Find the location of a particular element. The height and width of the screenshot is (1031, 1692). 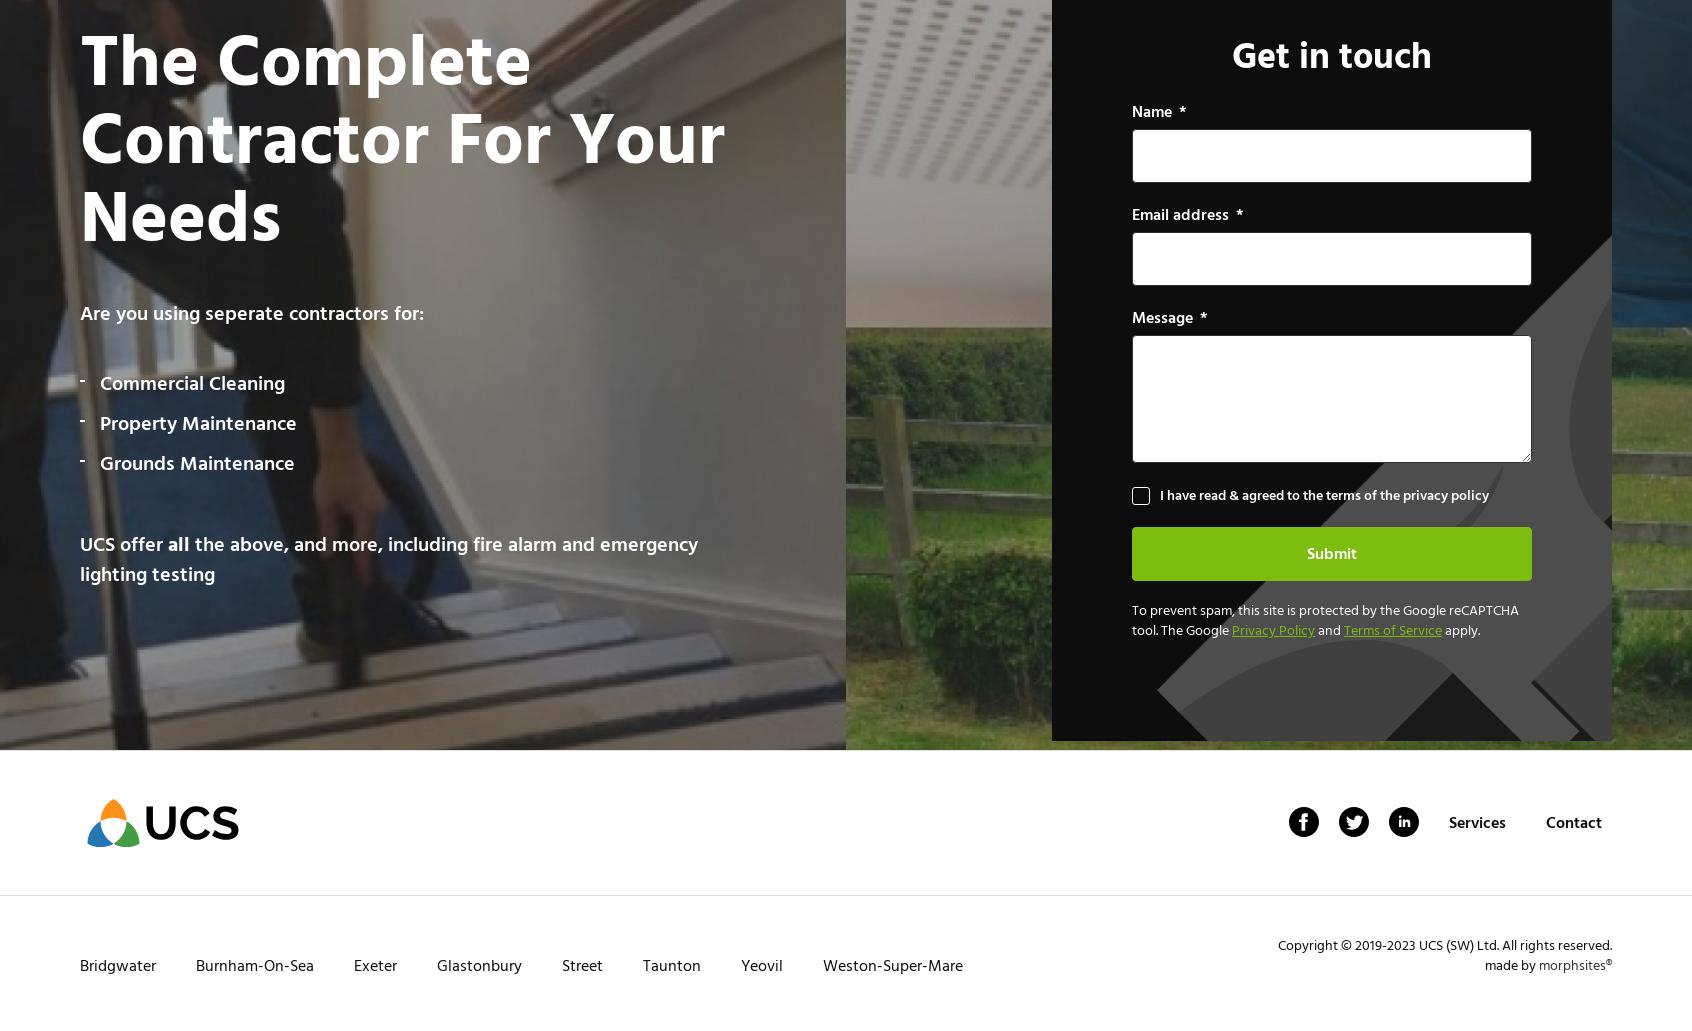

'Services' is located at coordinates (1476, 821).